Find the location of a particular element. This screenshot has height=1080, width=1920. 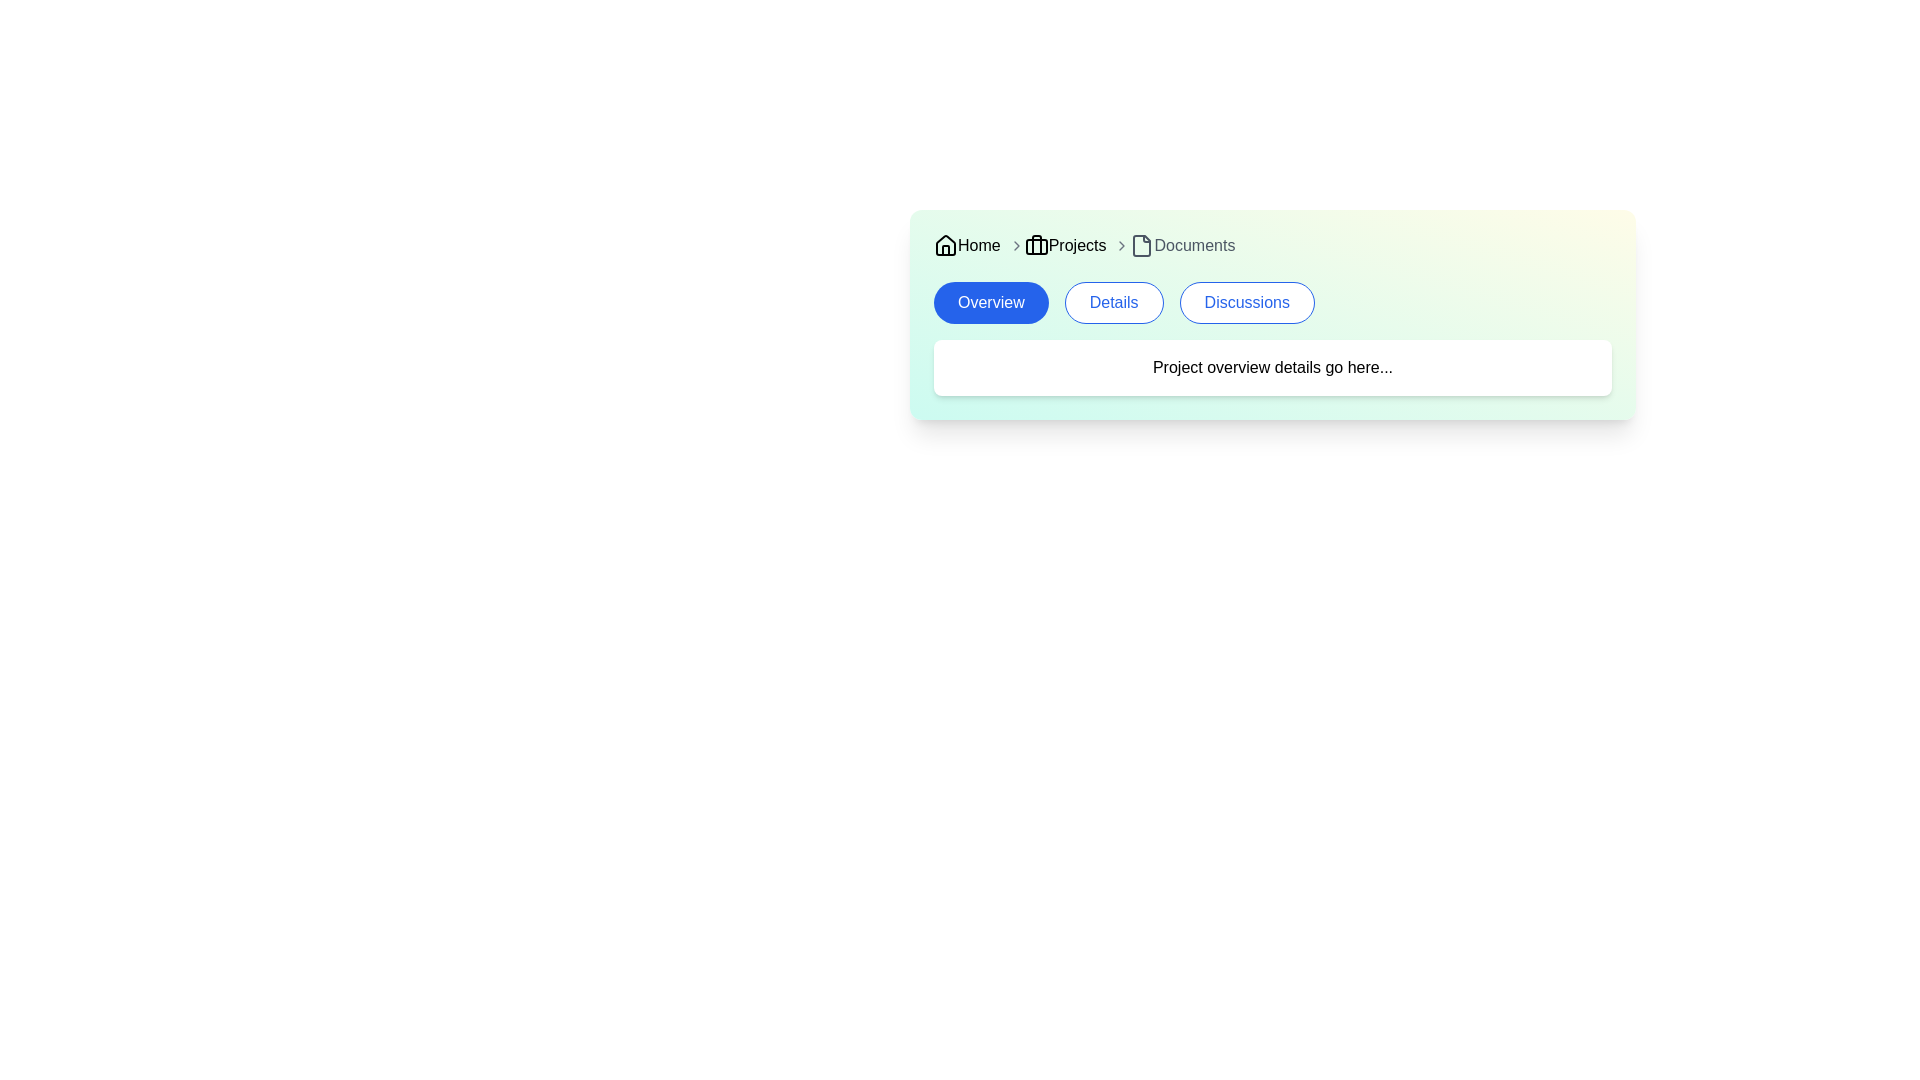

the briefcase icon located in the breadcrumb navigation section to the left of the text 'Projects' is located at coordinates (1036, 245).